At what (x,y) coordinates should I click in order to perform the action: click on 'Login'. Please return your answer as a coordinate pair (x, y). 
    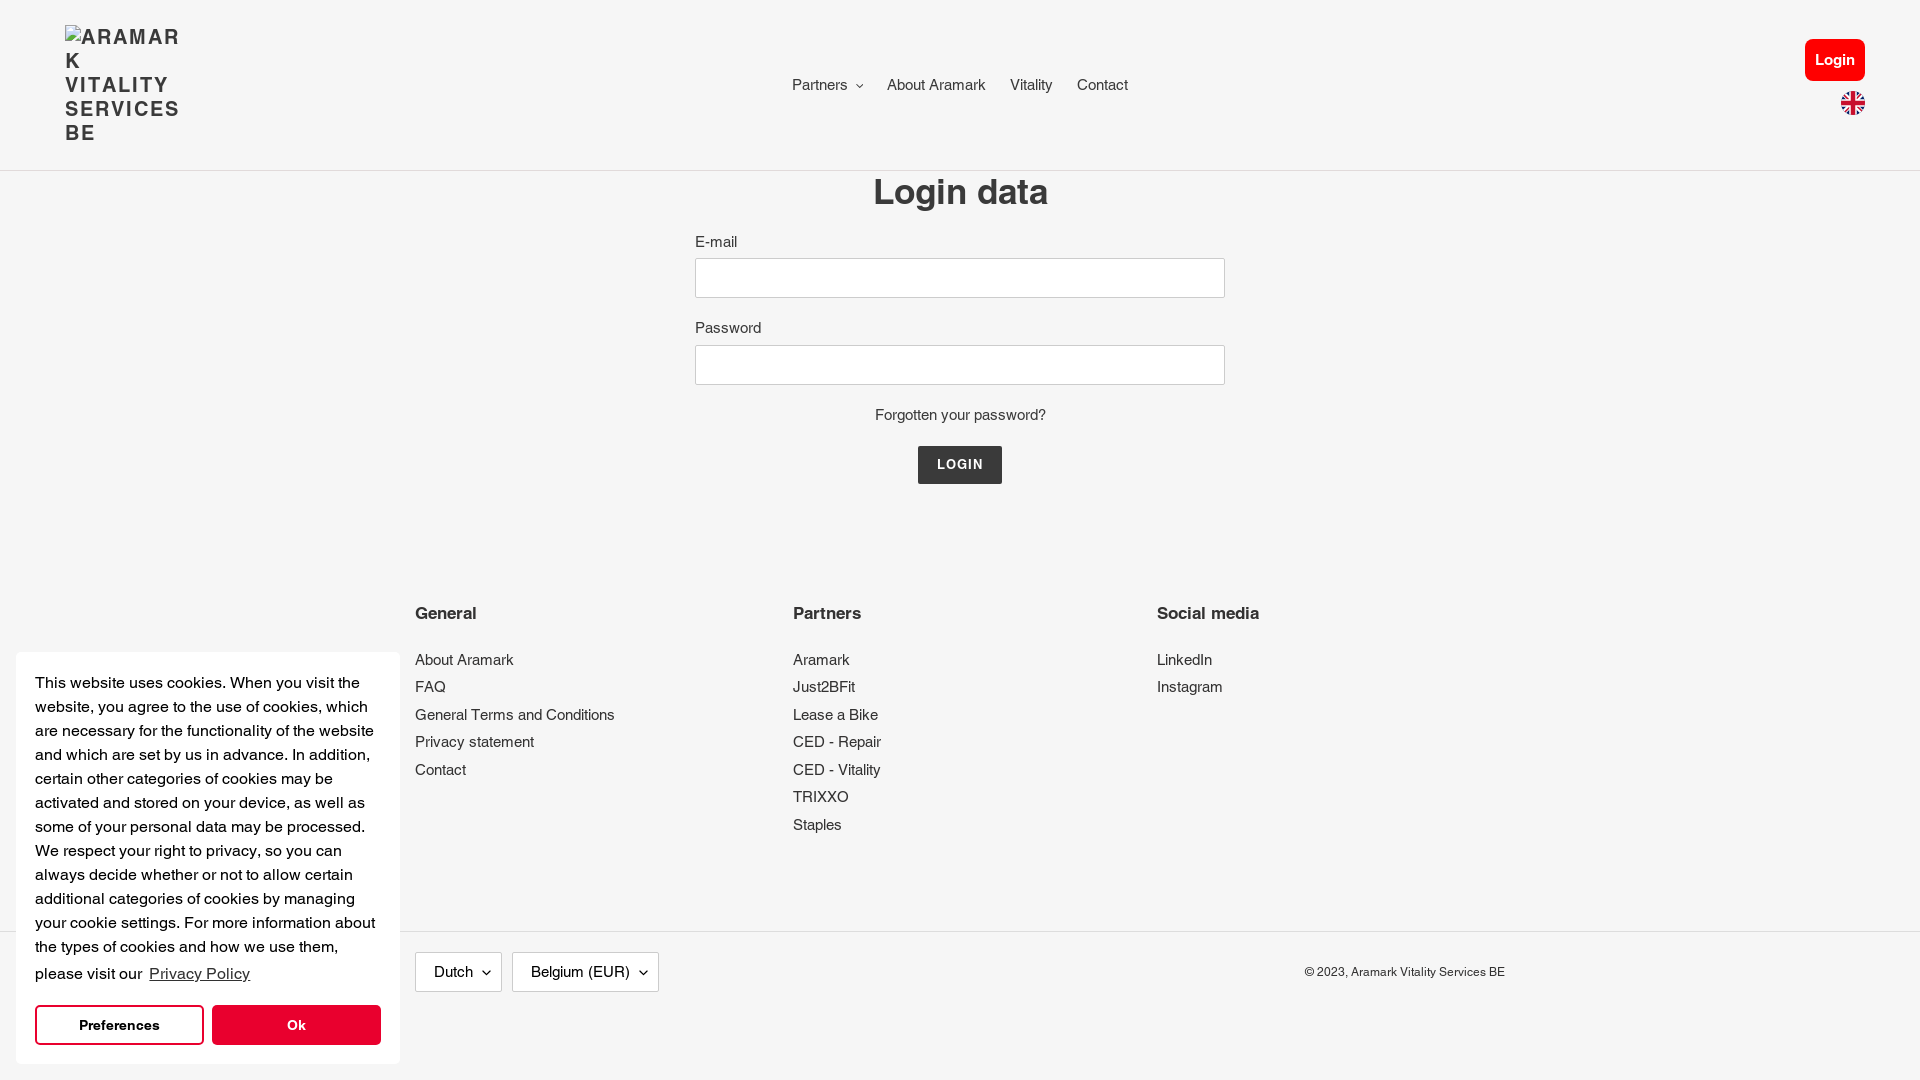
    Looking at the image, I should click on (960, 465).